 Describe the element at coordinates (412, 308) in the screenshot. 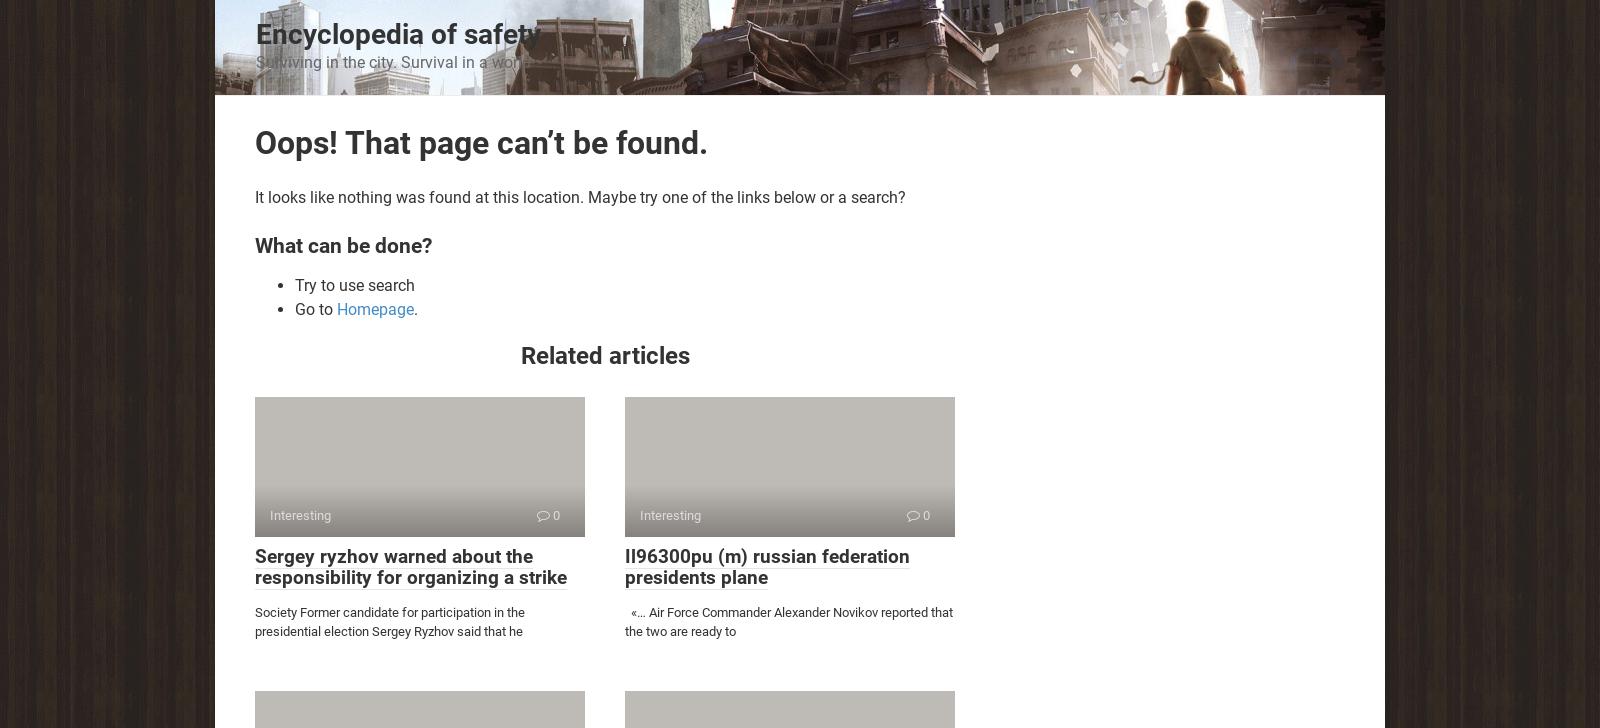

I see `'.'` at that location.